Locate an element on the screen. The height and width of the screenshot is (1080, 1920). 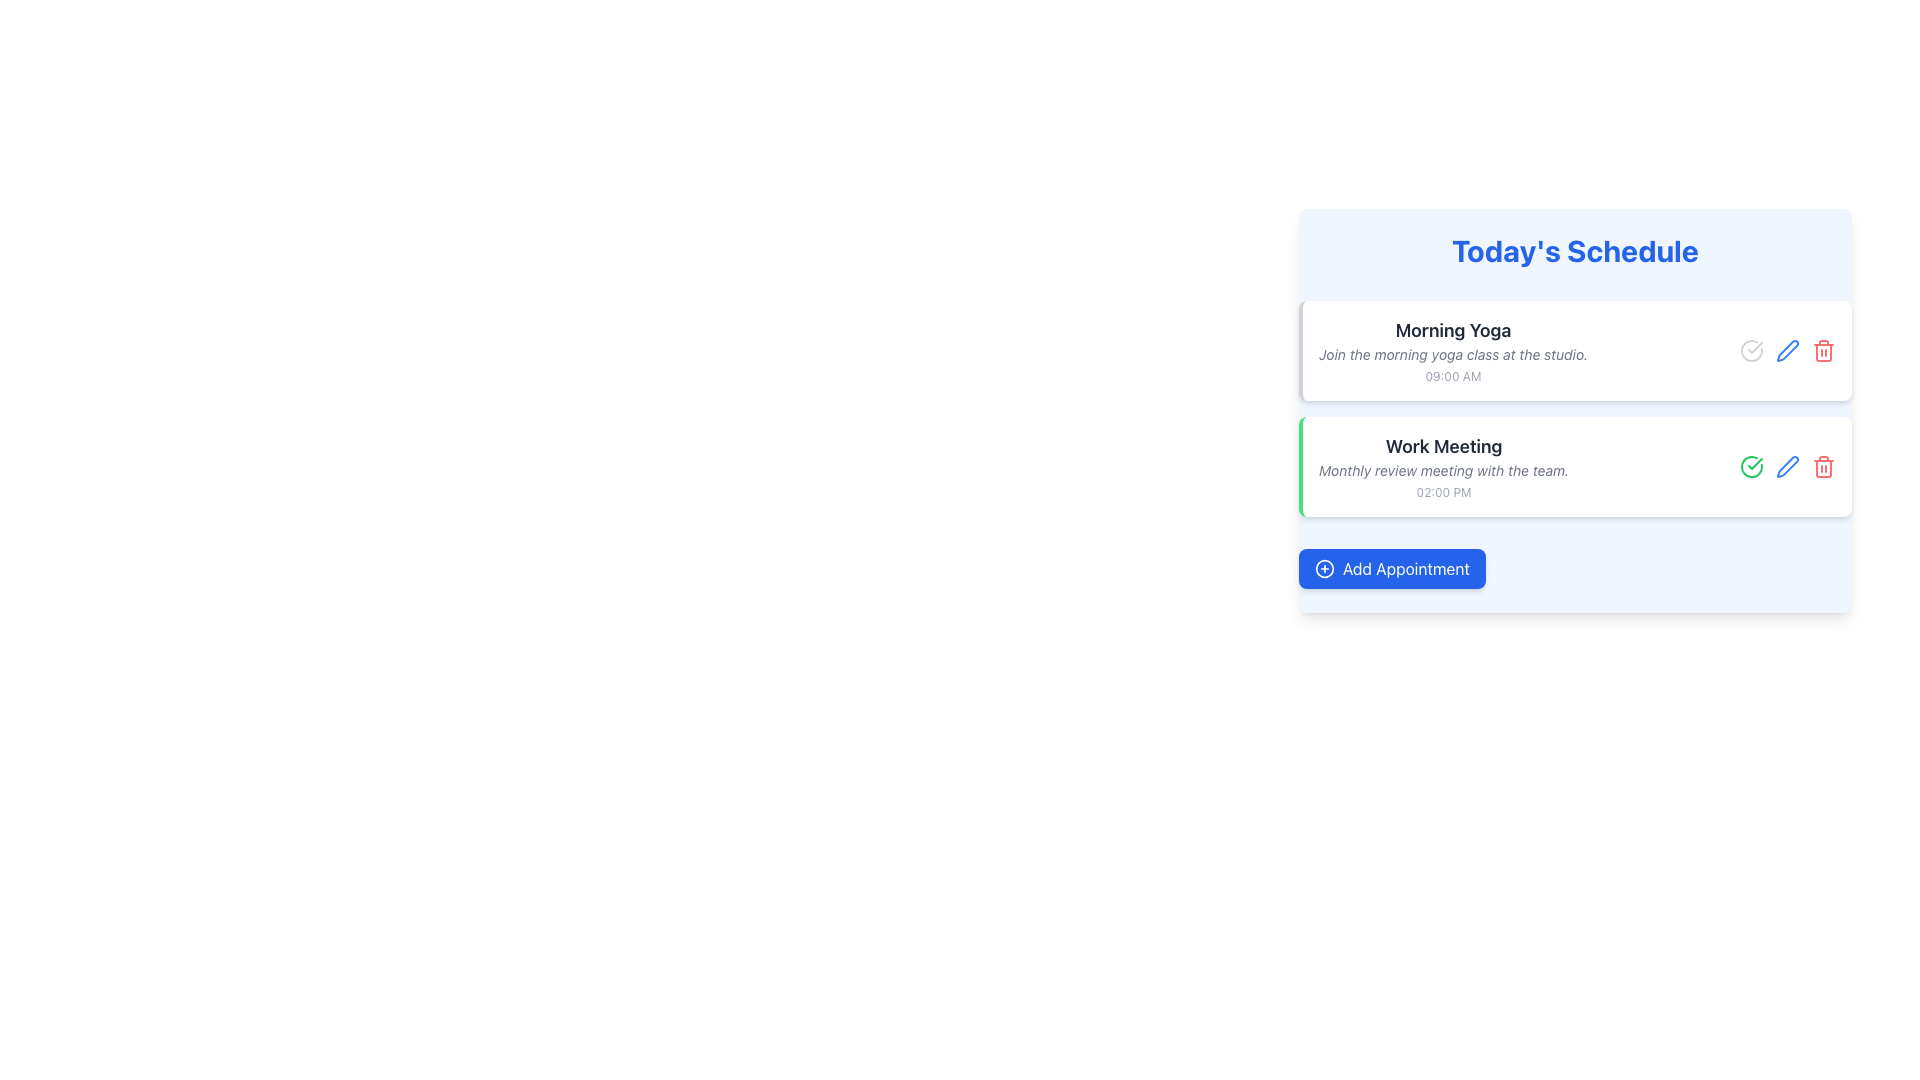
the button located at the bottom section of the 'Today's Schedule' panel is located at coordinates (1391, 569).